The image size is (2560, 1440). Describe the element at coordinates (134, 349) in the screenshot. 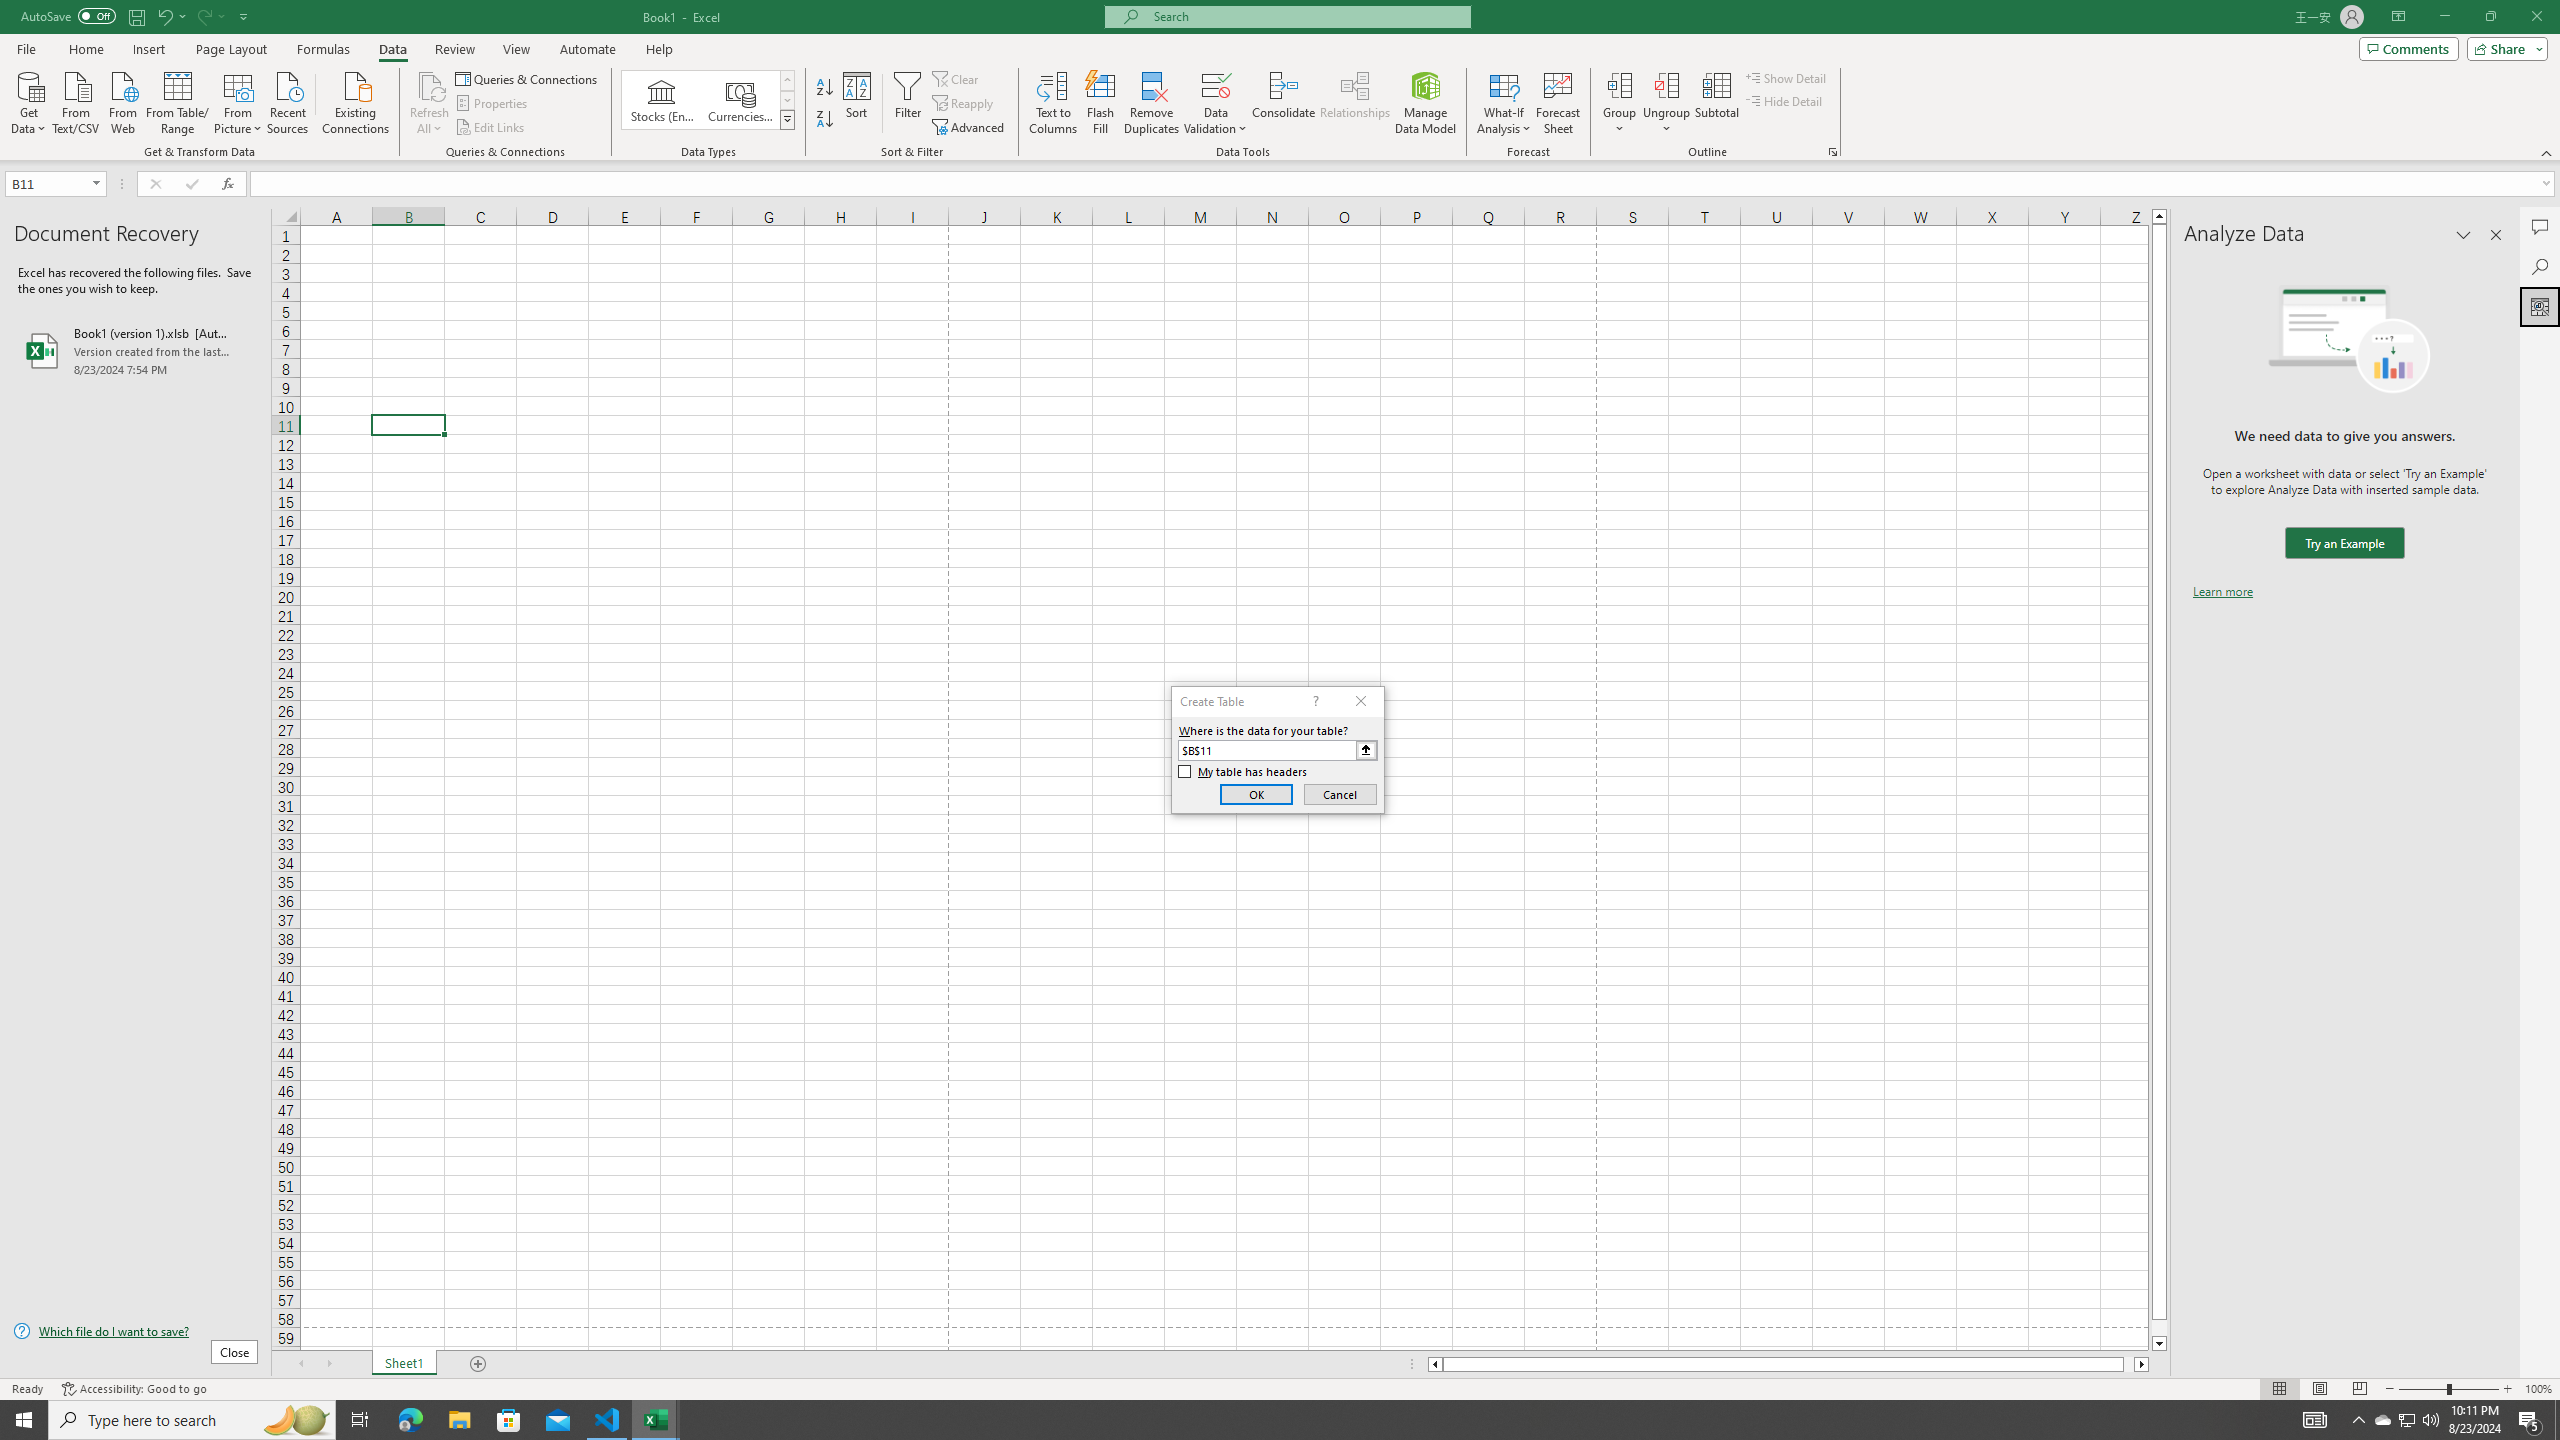

I see `'Book1 (version 1).xlsb  [AutoRecovered]'` at that location.